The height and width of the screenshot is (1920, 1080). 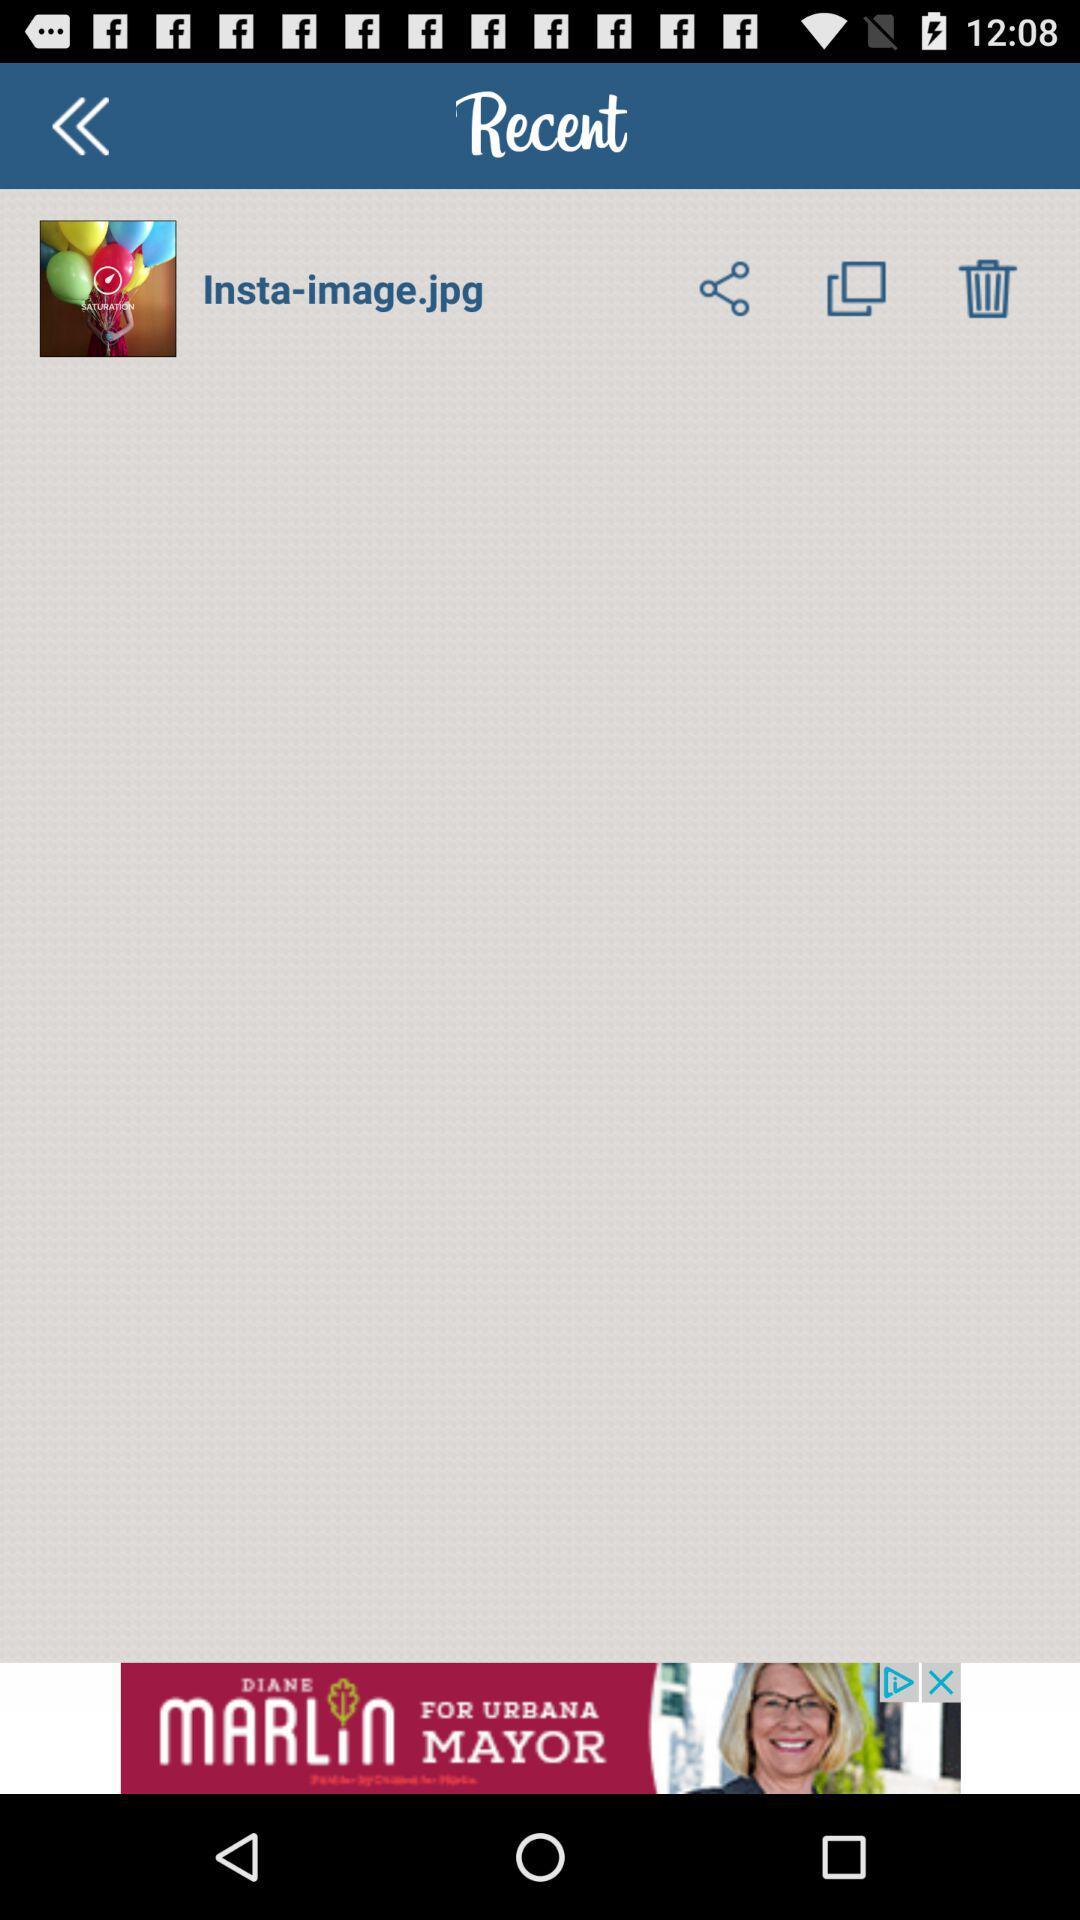 What do you see at coordinates (855, 287) in the screenshot?
I see `multiple images` at bounding box center [855, 287].